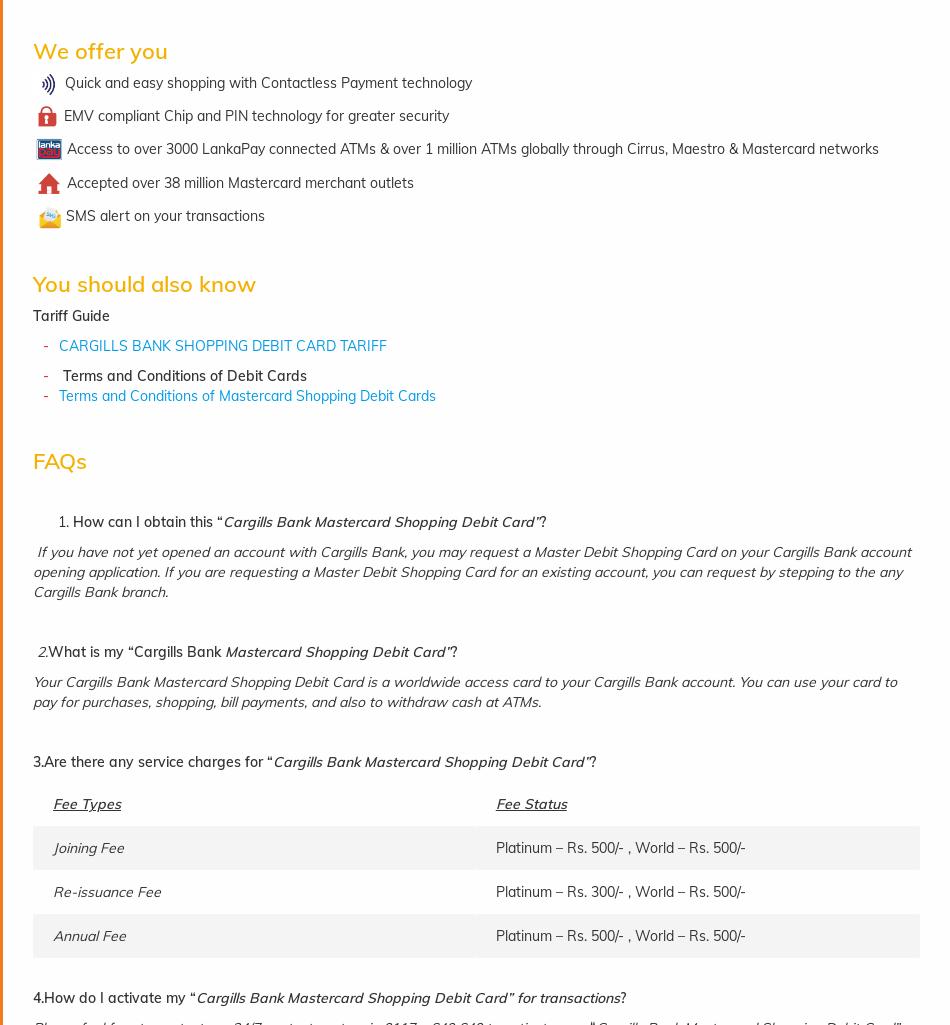 The width and height of the screenshot is (950, 1025). Describe the element at coordinates (114, 997) in the screenshot. I see `'4.How do I activate my “'` at that location.